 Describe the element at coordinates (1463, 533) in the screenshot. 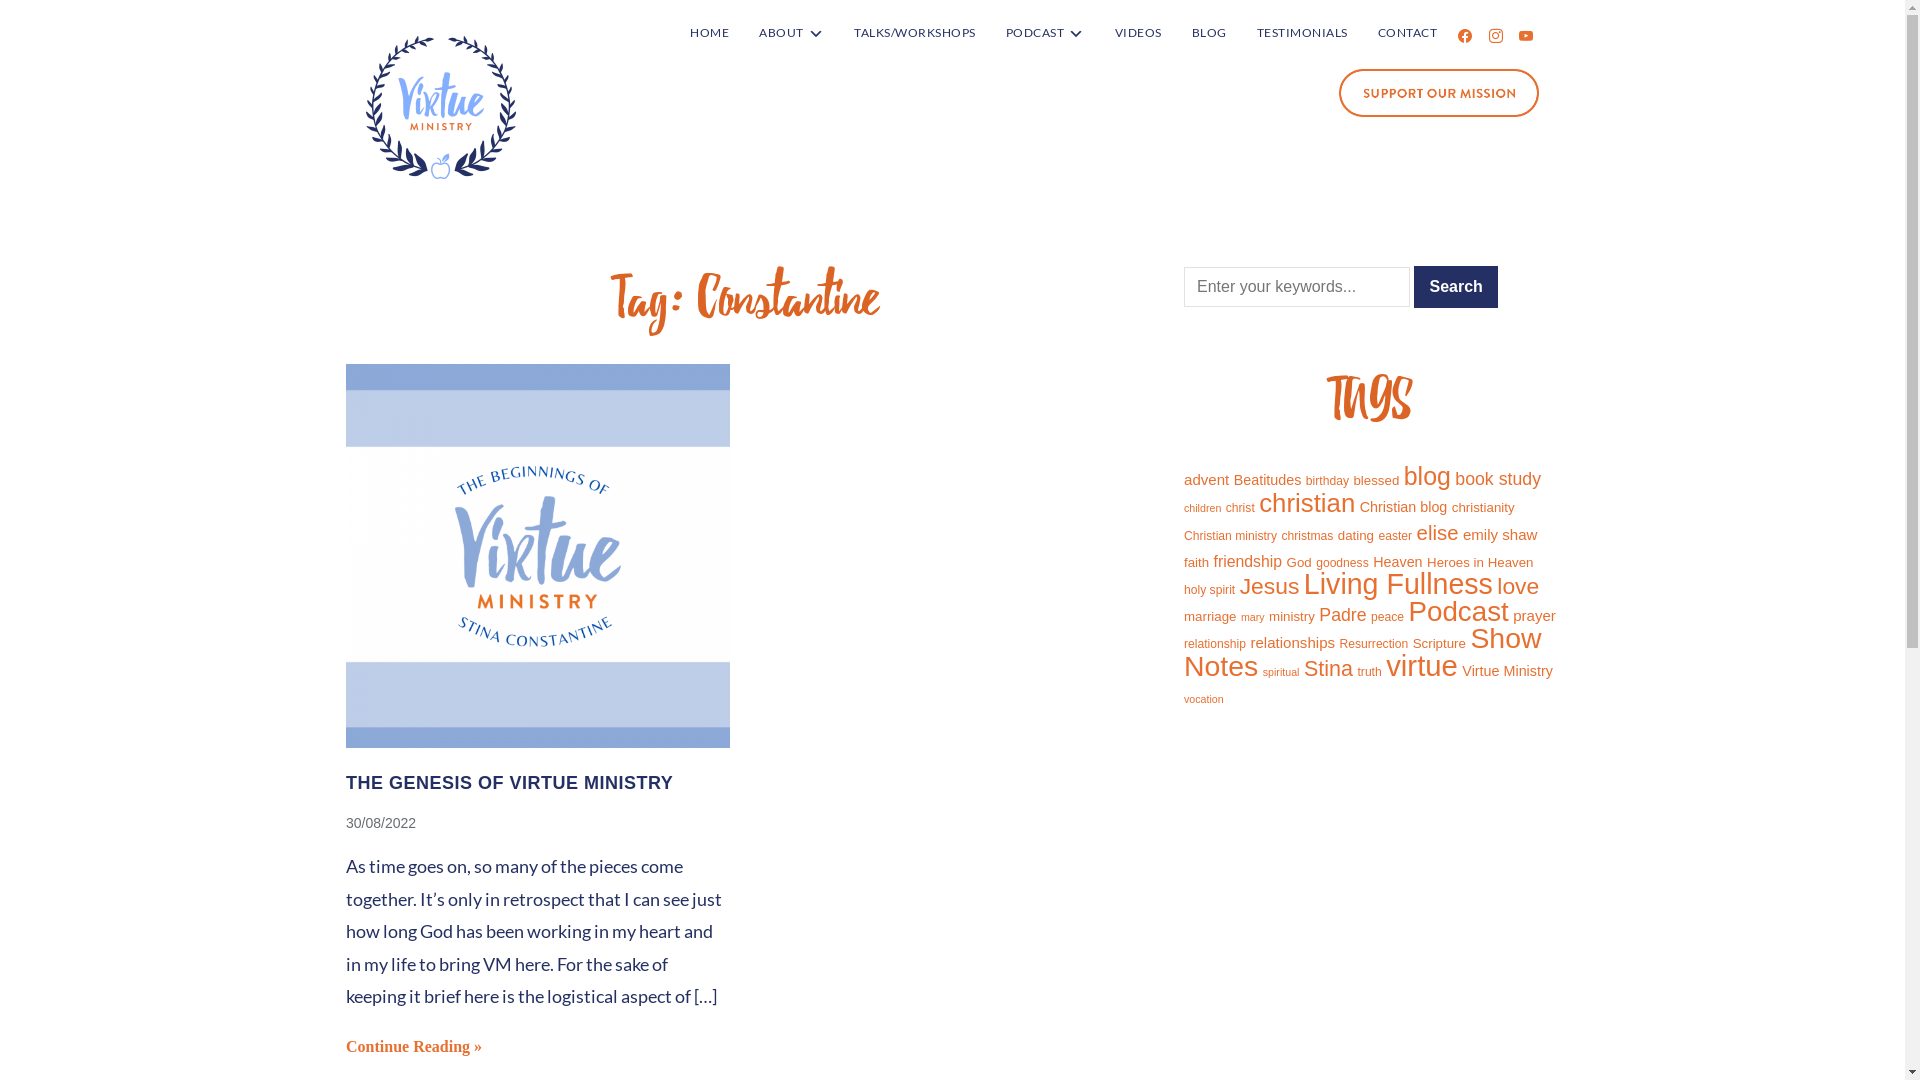

I see `'emily shaw'` at that location.